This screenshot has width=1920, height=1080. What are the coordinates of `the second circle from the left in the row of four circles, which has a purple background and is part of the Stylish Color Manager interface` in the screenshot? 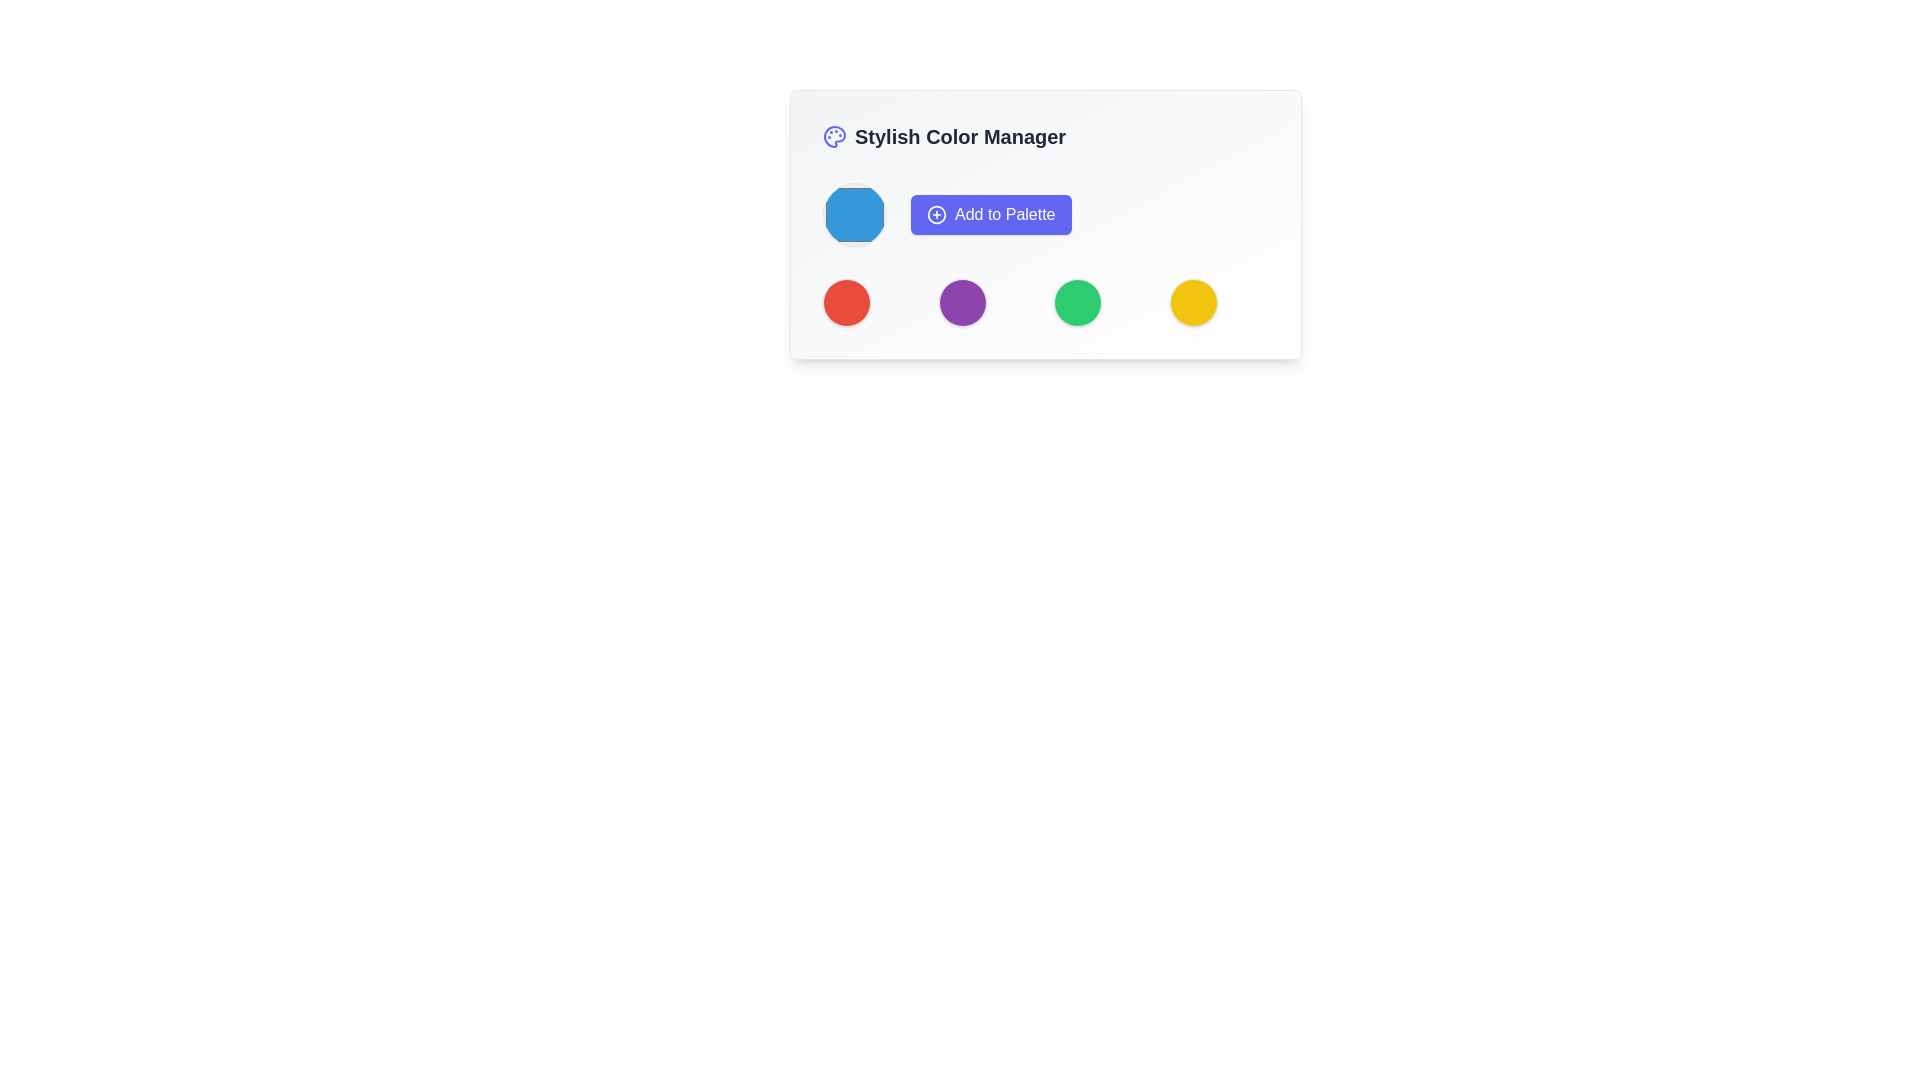 It's located at (962, 303).